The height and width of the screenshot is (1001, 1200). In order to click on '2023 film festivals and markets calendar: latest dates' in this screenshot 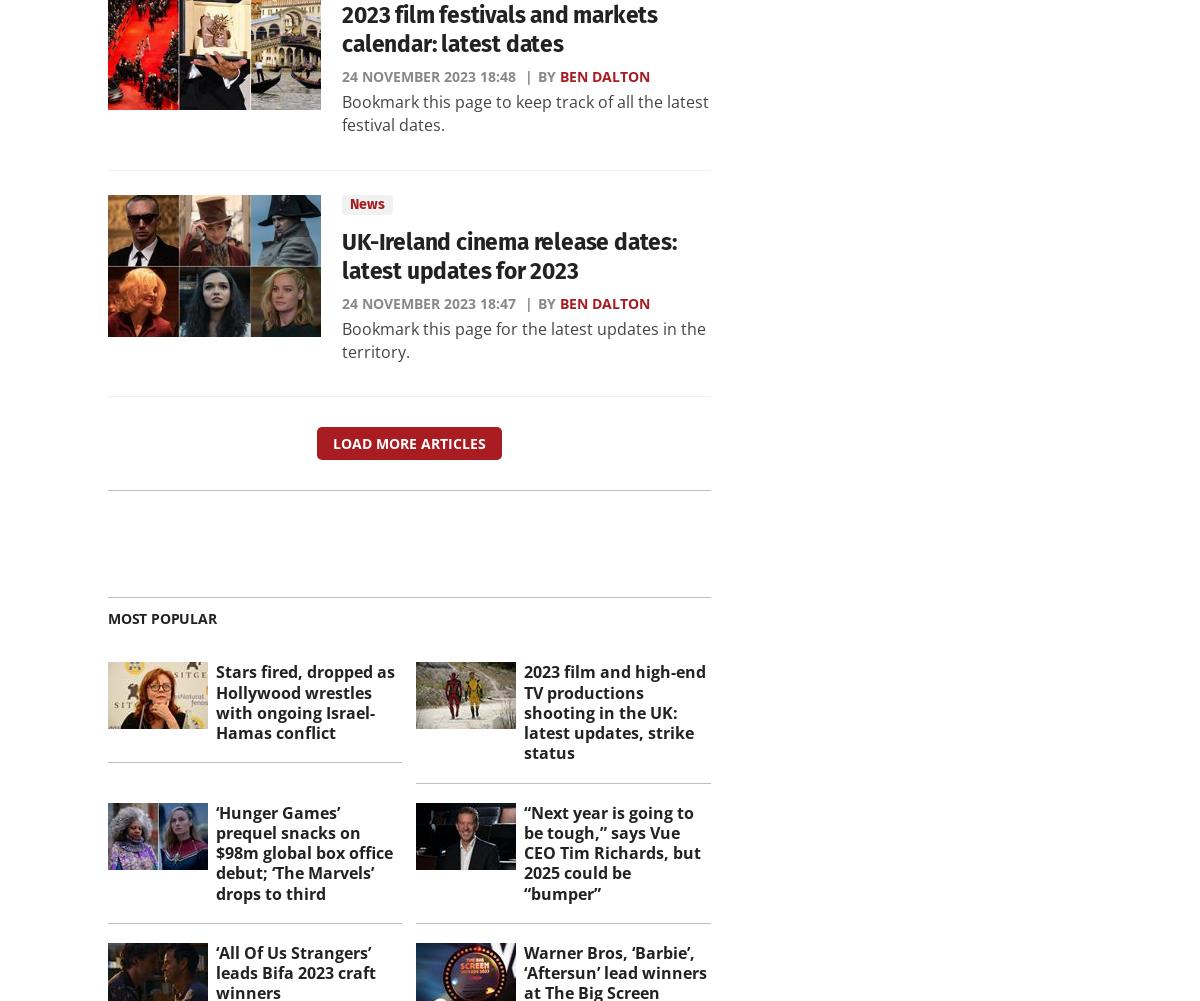, I will do `click(498, 30)`.